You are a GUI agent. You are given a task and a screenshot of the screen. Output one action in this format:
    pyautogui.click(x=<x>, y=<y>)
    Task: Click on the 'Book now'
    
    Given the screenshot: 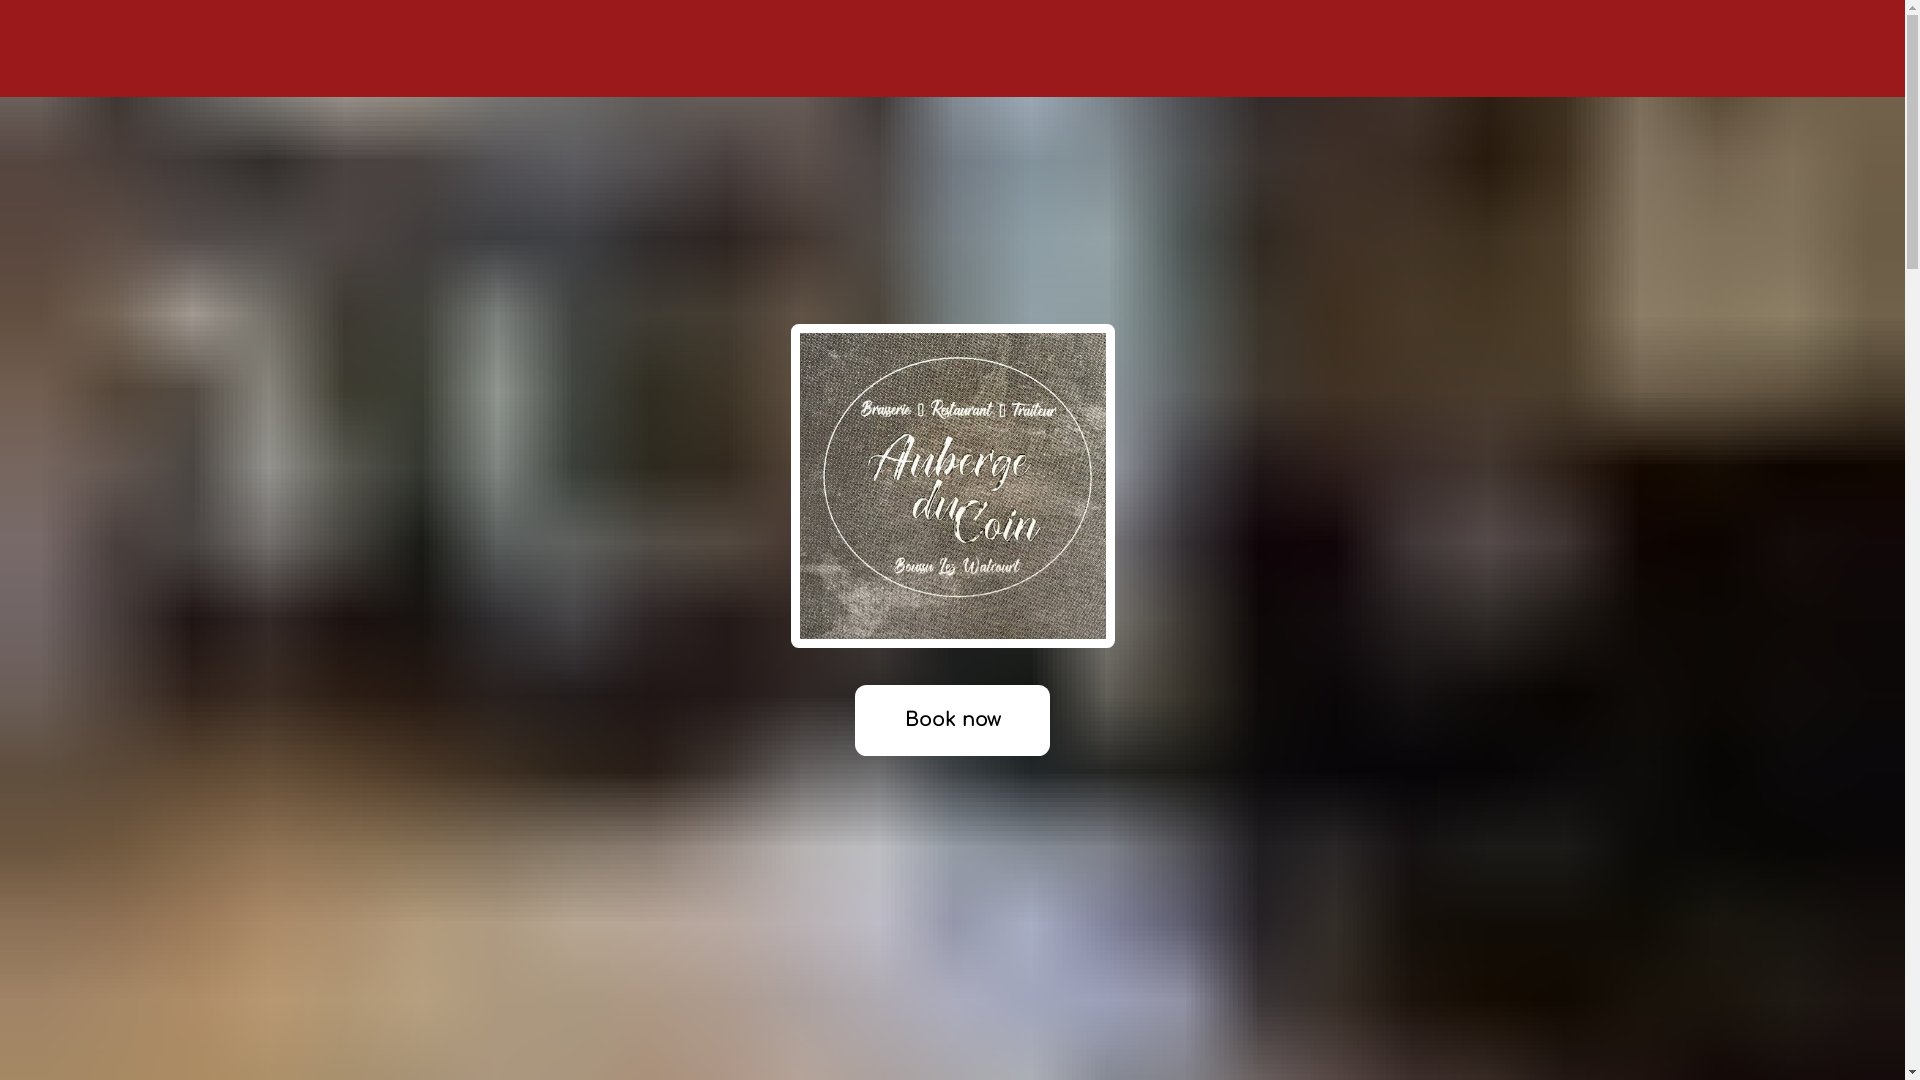 What is the action you would take?
    pyautogui.click(x=950, y=720)
    